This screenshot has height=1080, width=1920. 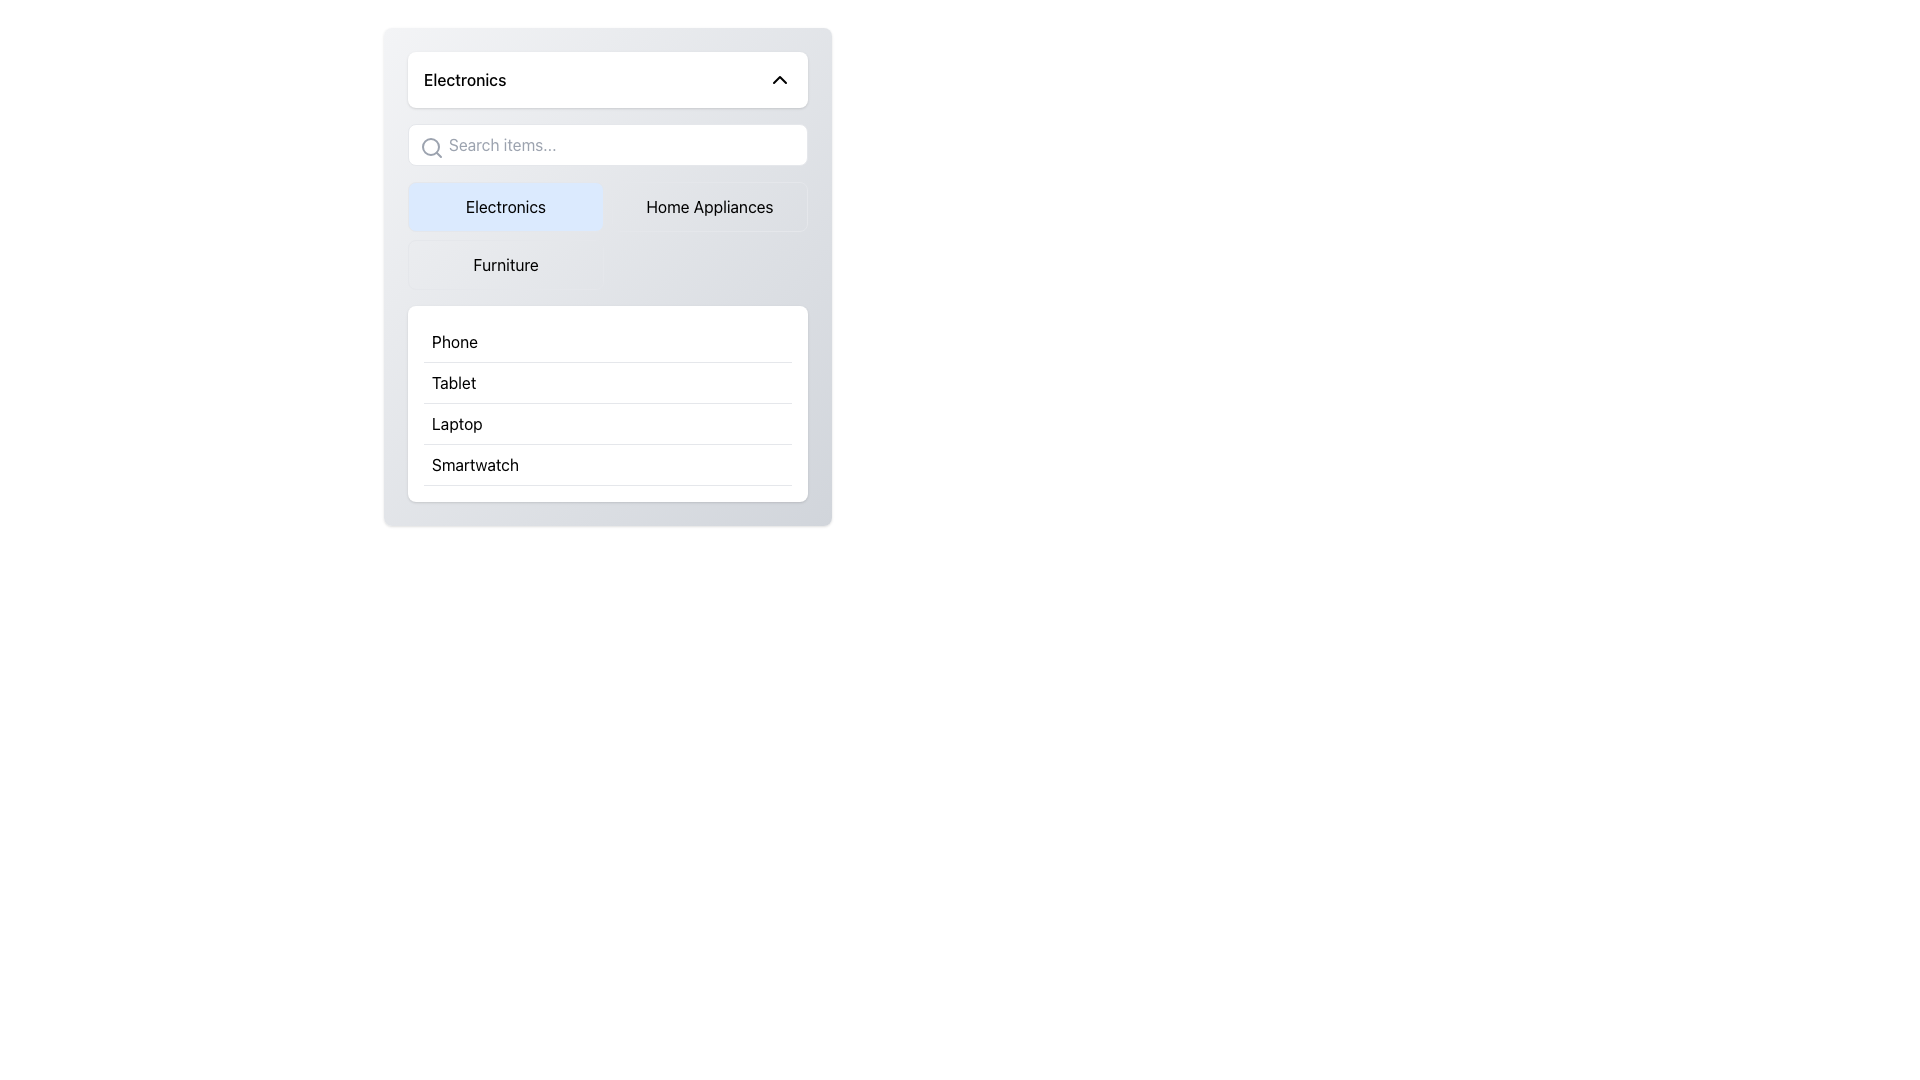 What do you see at coordinates (505, 207) in the screenshot?
I see `the 'Electronics' button` at bounding box center [505, 207].